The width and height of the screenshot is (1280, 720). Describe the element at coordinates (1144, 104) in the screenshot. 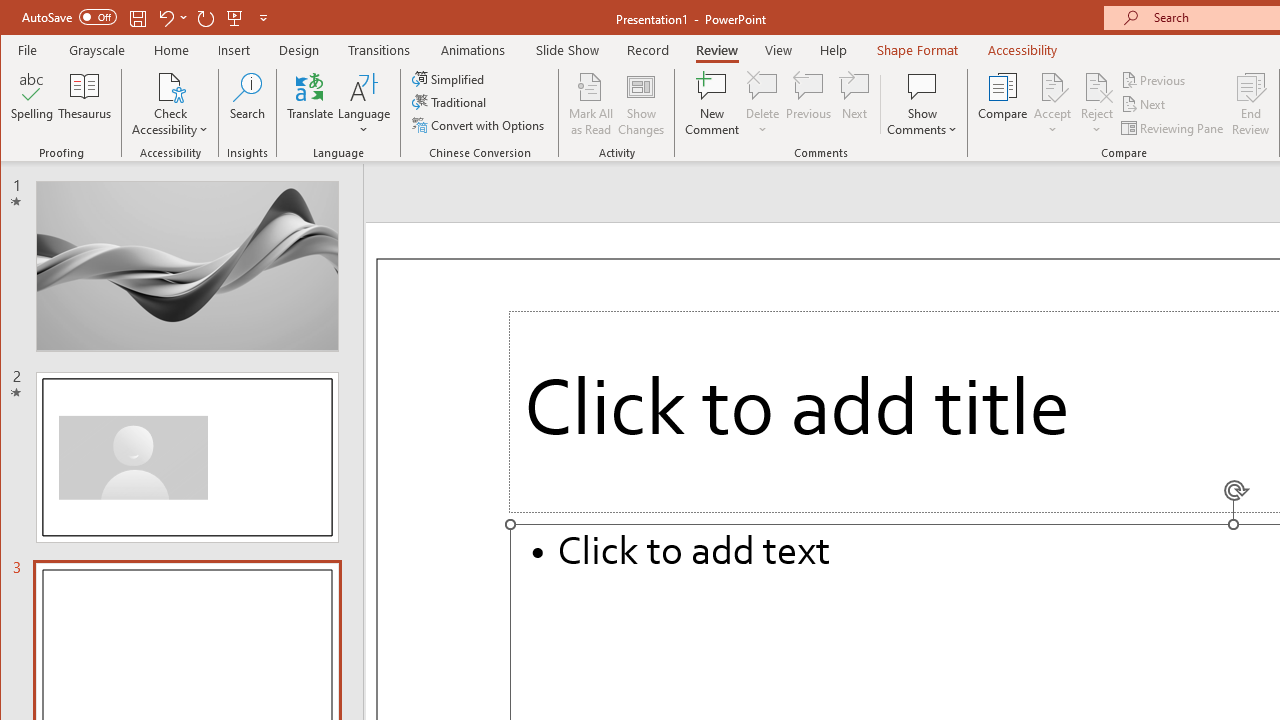

I see `'Next'` at that location.